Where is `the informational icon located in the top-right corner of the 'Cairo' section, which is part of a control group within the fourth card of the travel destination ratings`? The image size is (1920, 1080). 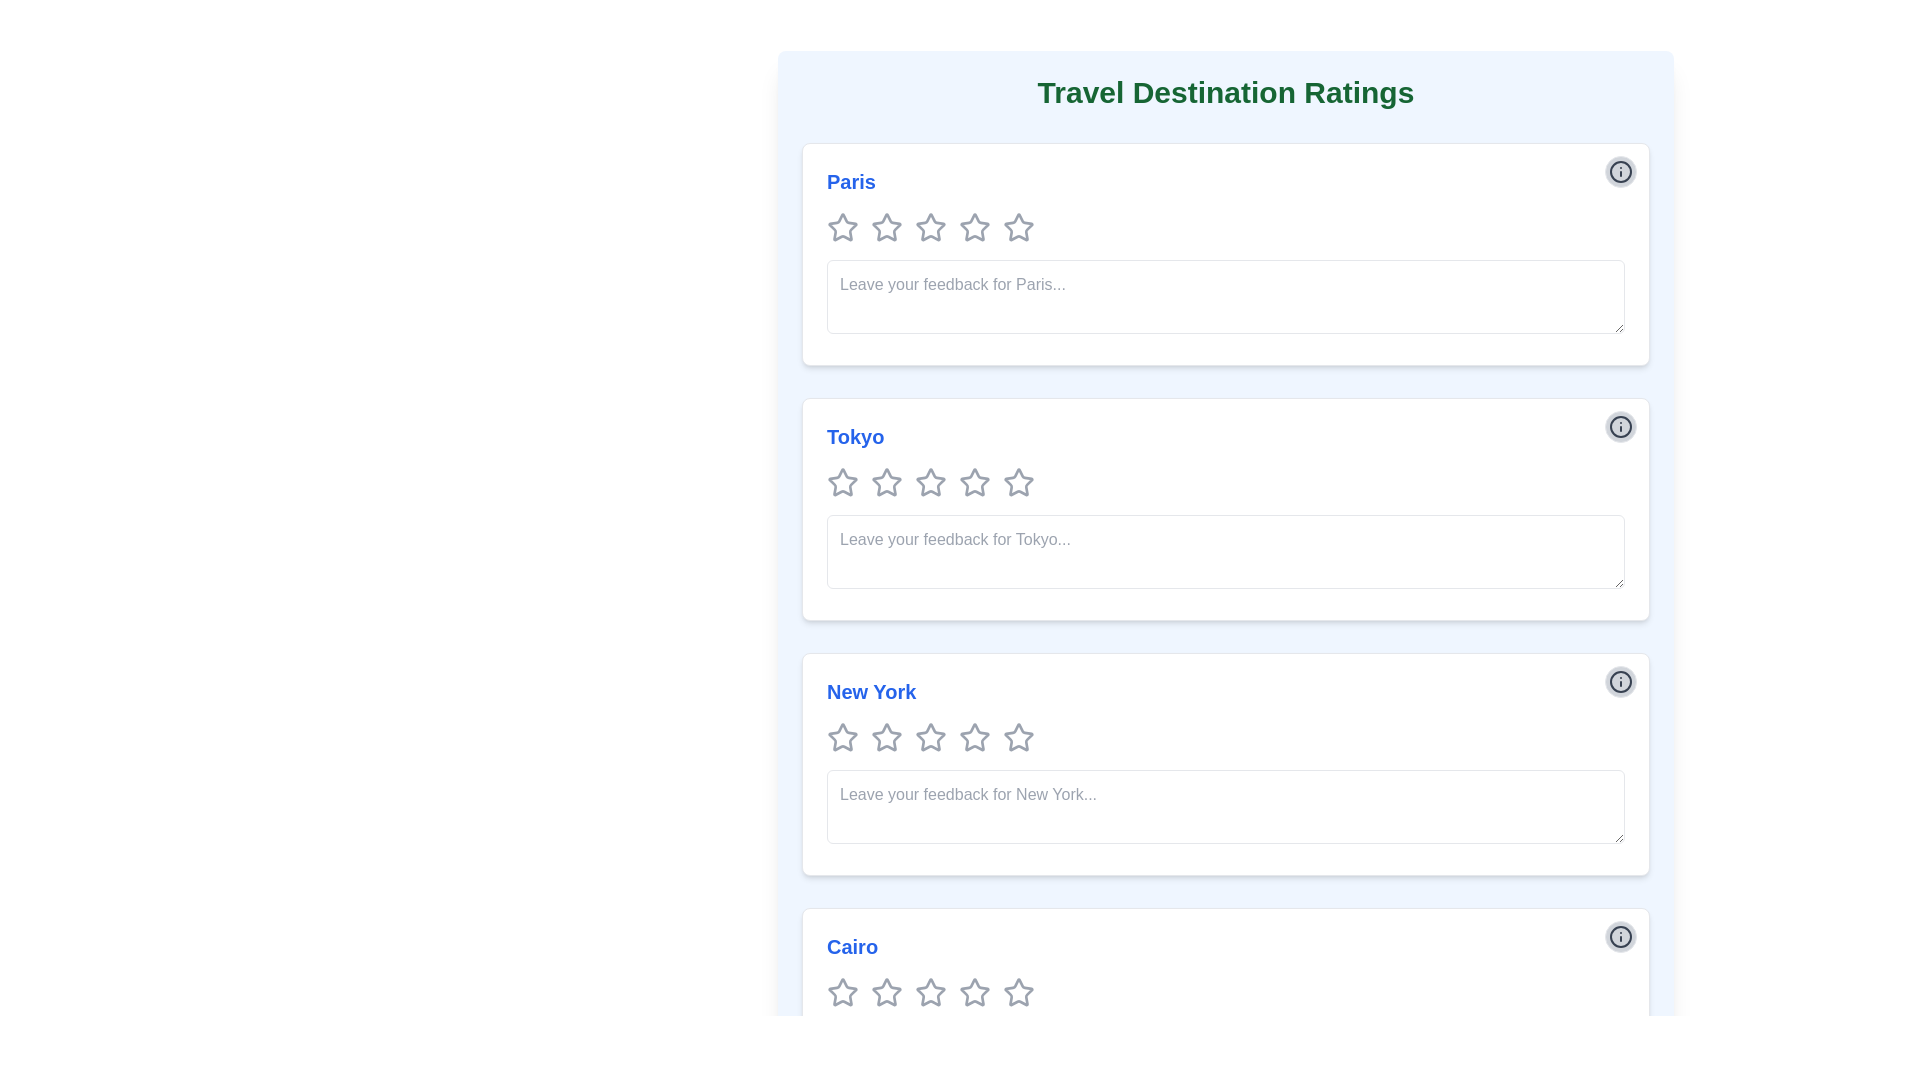 the informational icon located in the top-right corner of the 'Cairo' section, which is part of a control group within the fourth card of the travel destination ratings is located at coordinates (1621, 937).